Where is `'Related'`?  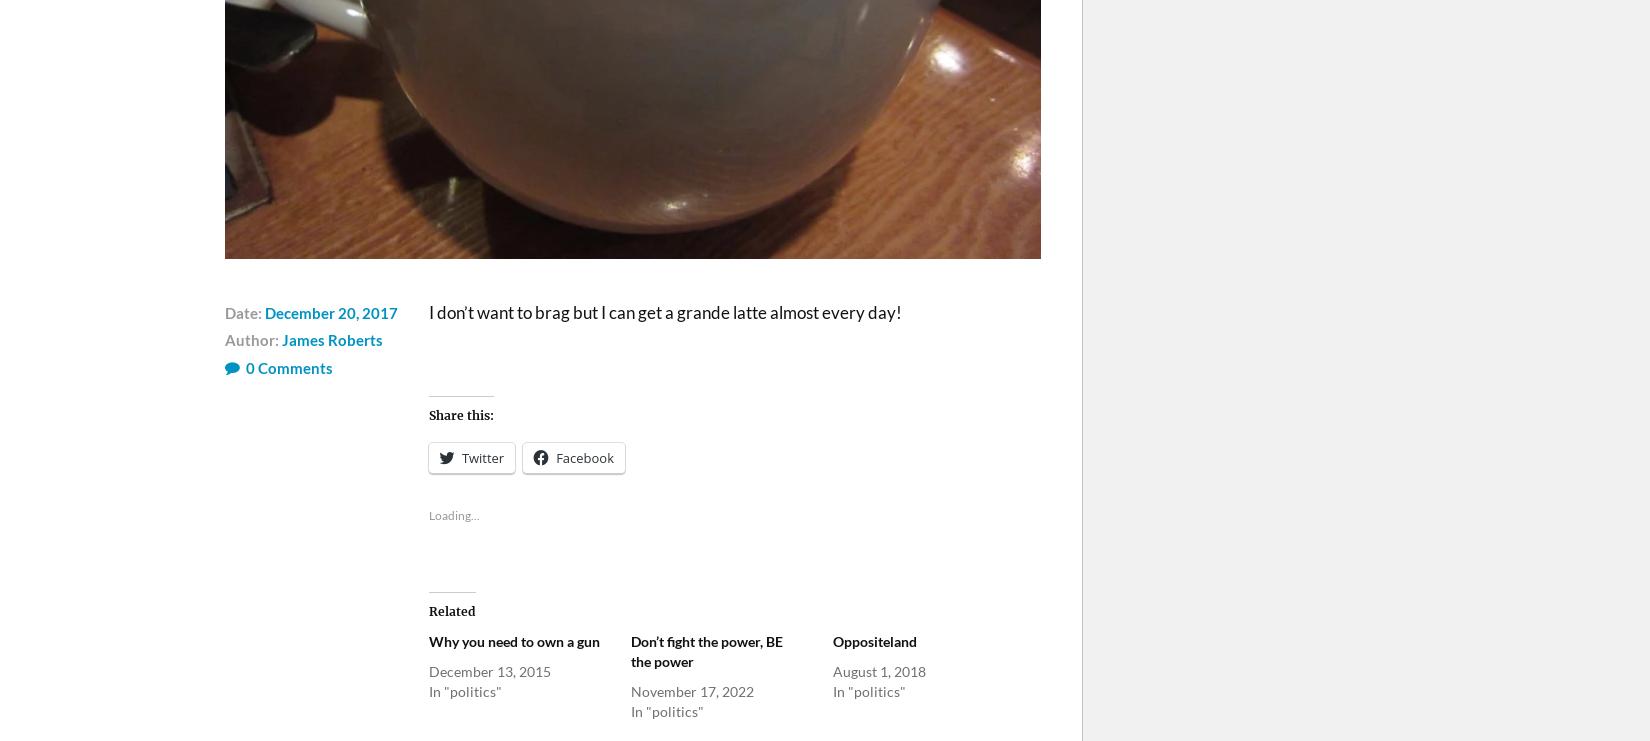 'Related' is located at coordinates (451, 611).